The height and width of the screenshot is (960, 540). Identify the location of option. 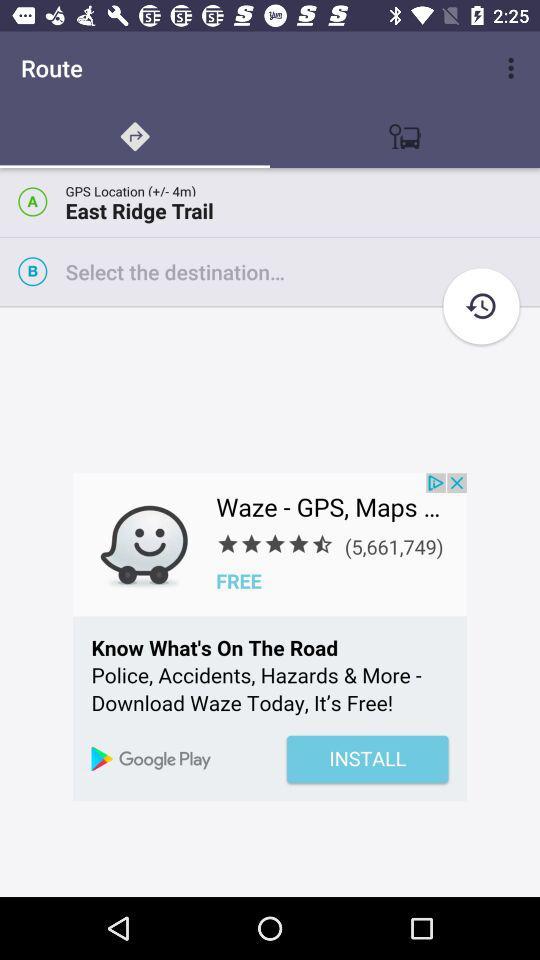
(301, 270).